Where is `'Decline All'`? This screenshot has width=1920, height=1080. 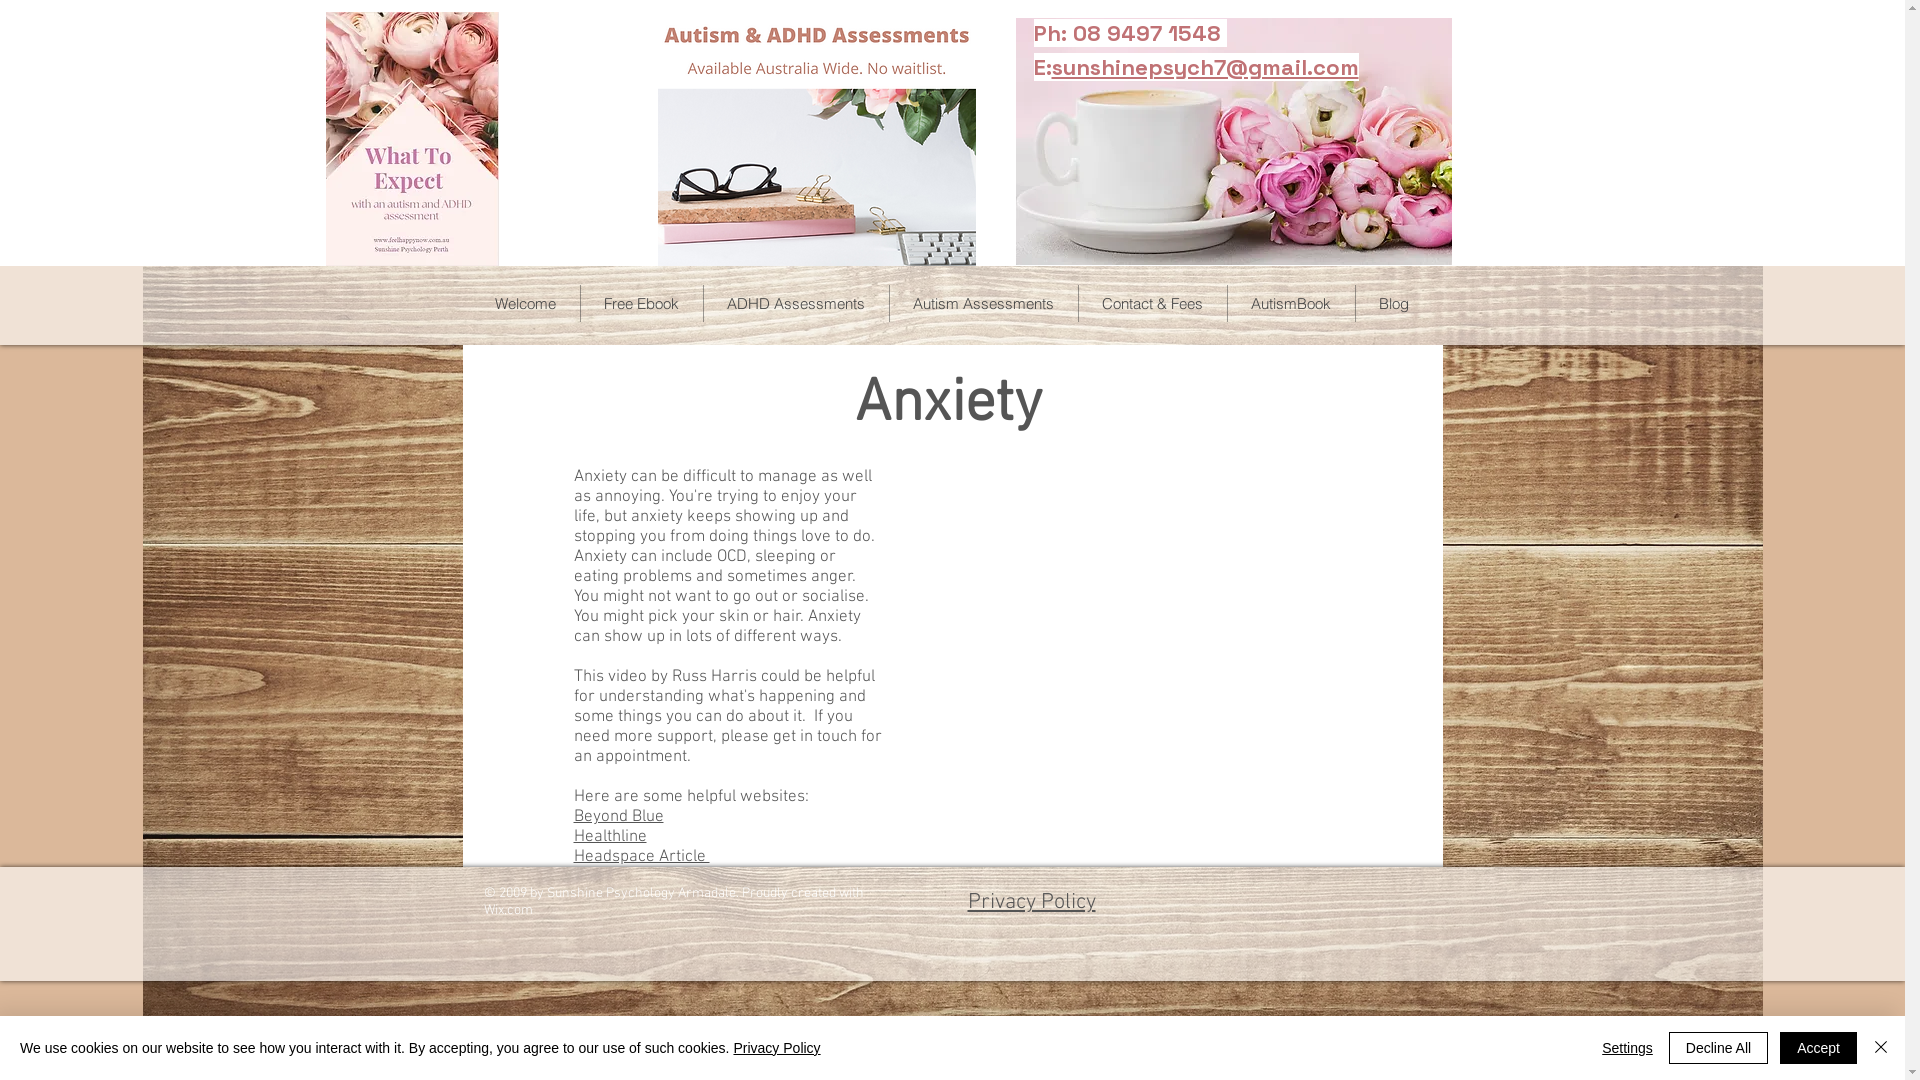
'Decline All' is located at coordinates (1717, 1047).